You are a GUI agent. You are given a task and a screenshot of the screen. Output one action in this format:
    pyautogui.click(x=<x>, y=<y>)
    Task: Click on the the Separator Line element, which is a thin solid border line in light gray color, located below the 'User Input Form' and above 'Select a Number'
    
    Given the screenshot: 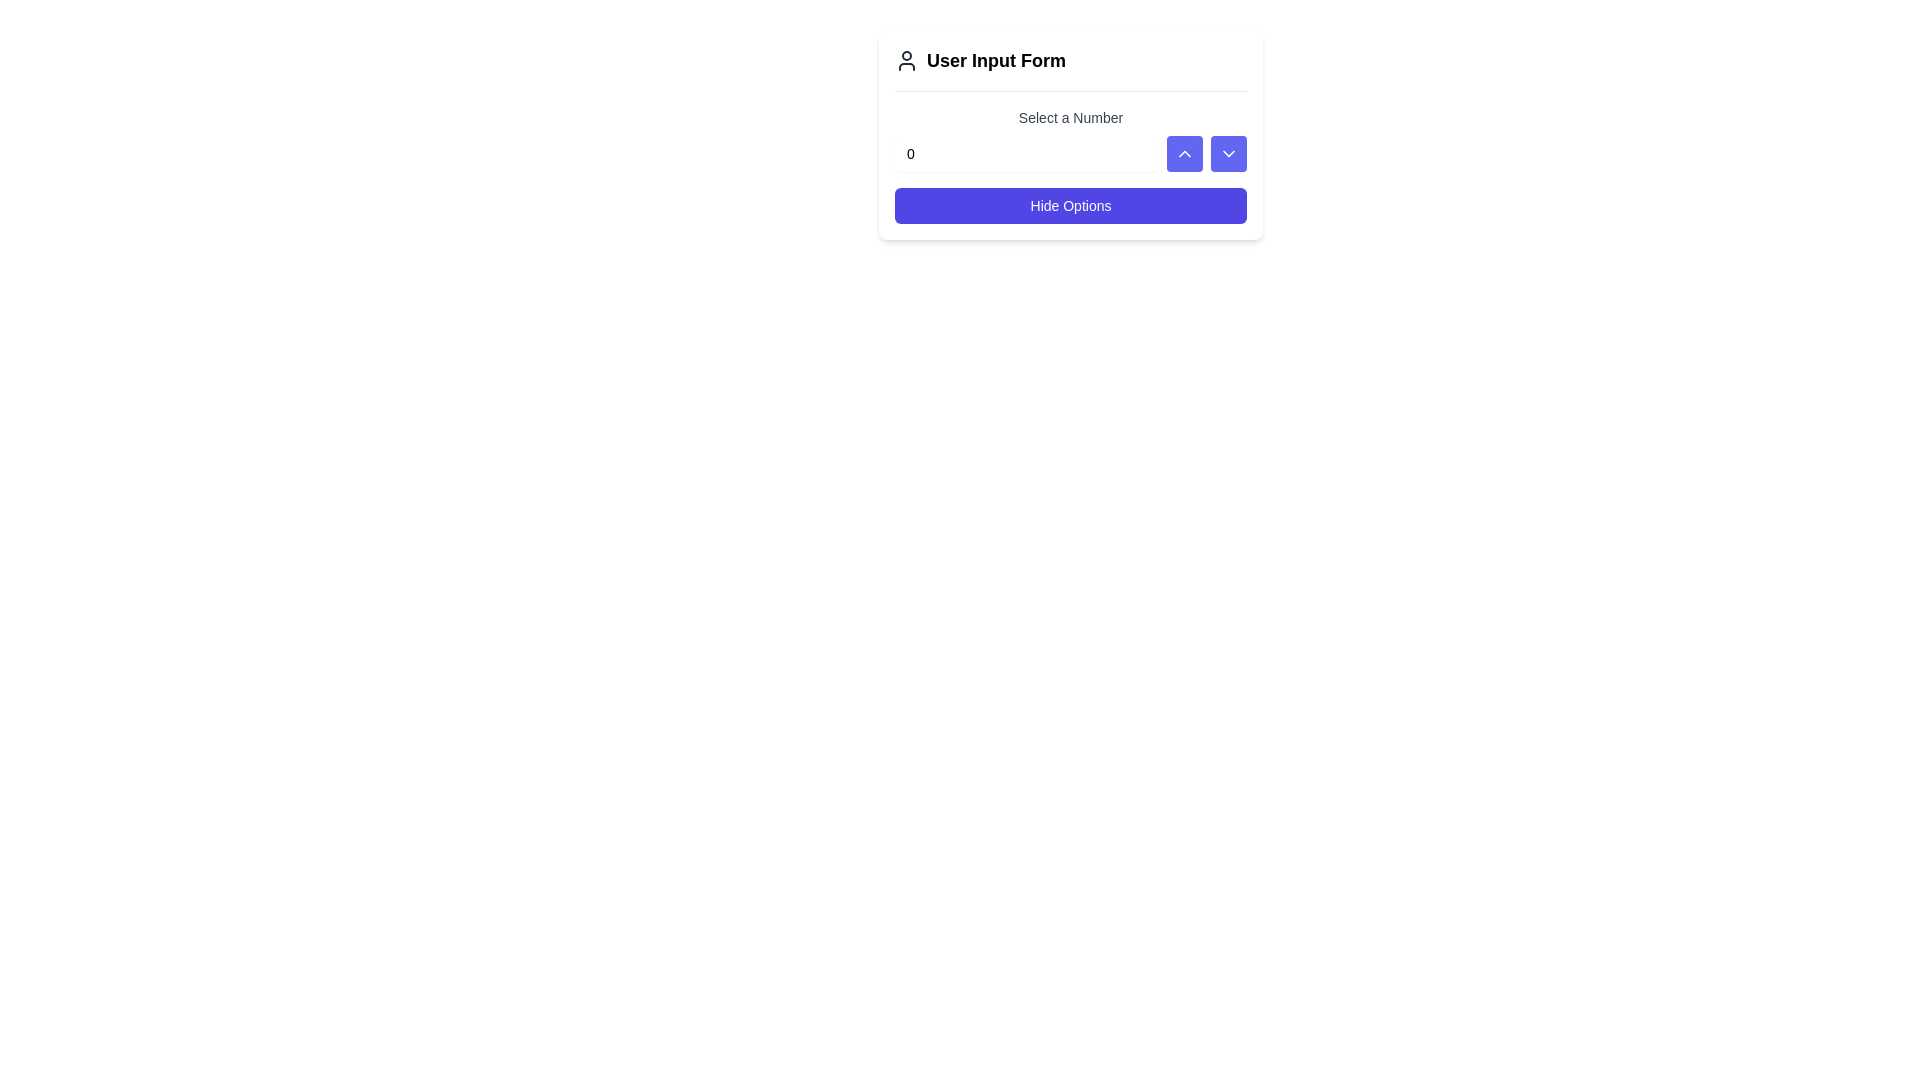 What is the action you would take?
    pyautogui.click(x=1069, y=91)
    